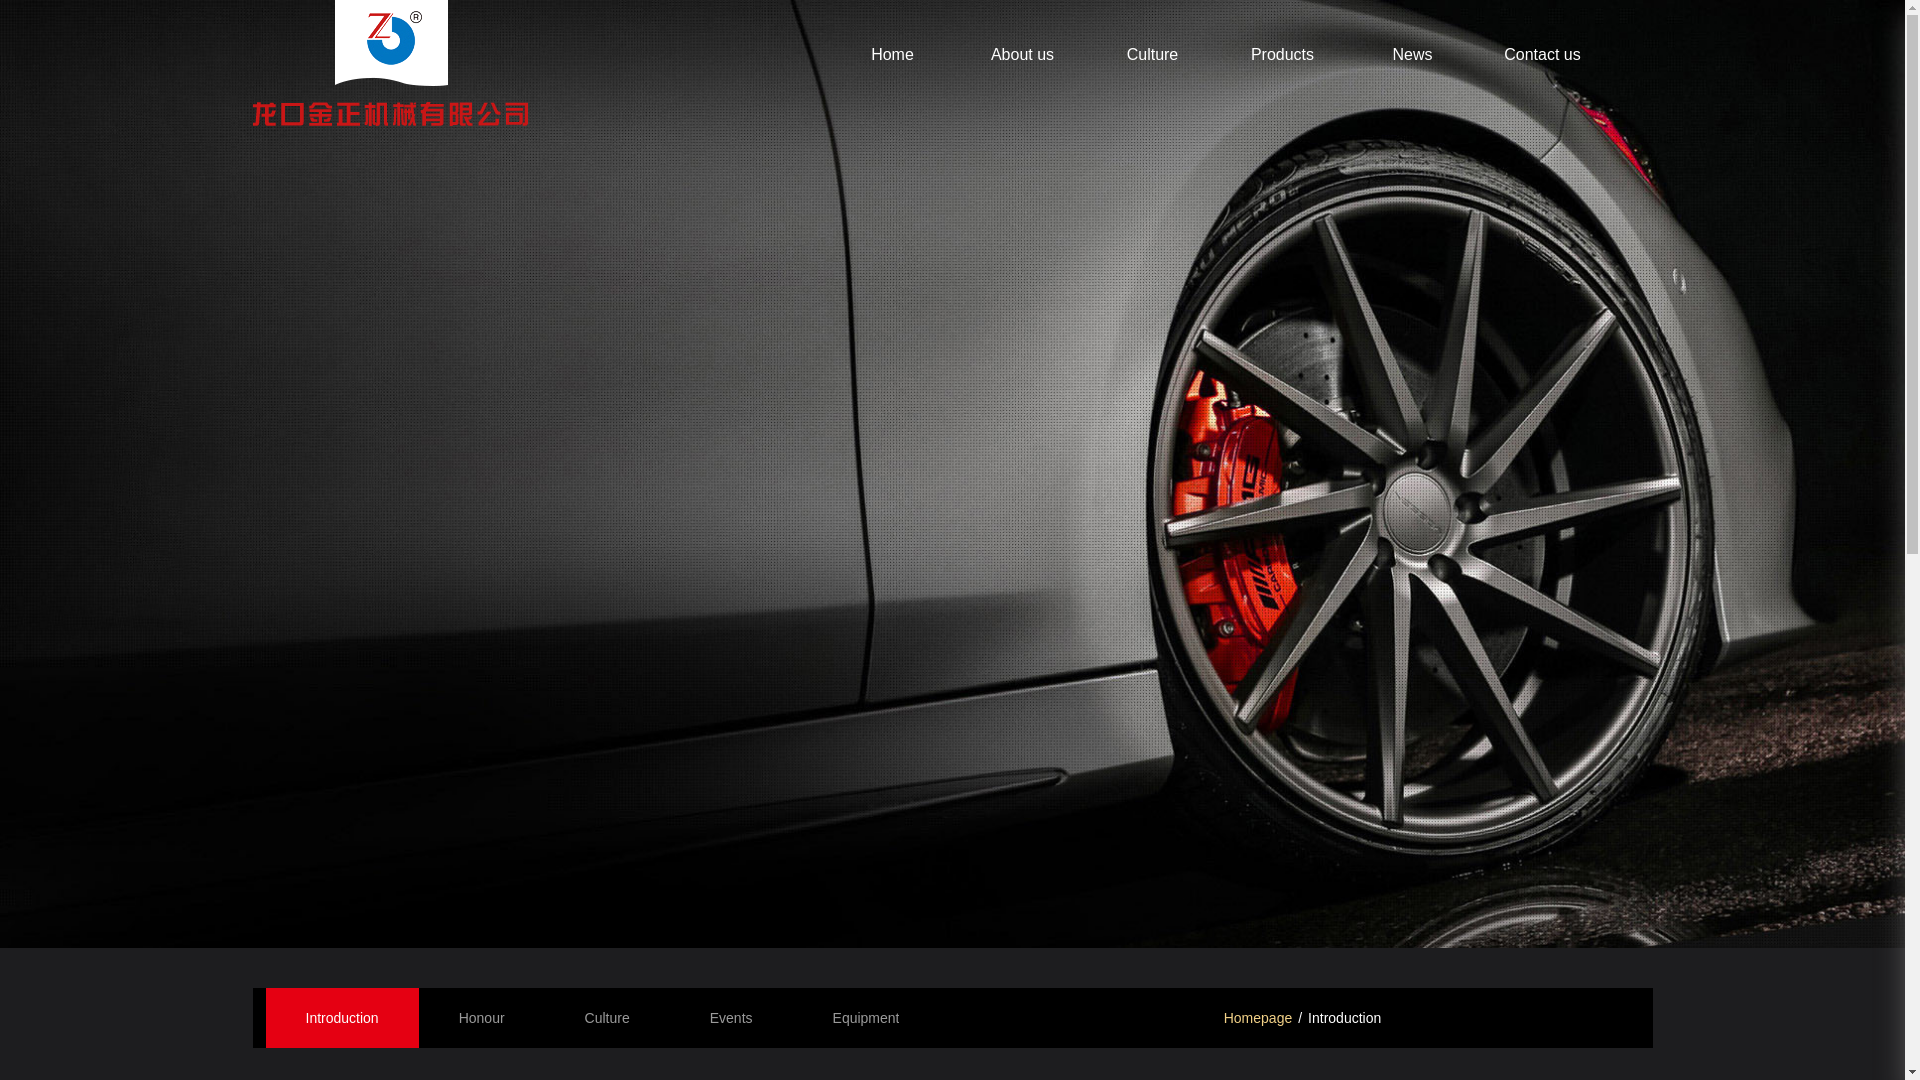 This screenshot has width=1920, height=1080. What do you see at coordinates (1540, 53) in the screenshot?
I see `'Contact us'` at bounding box center [1540, 53].